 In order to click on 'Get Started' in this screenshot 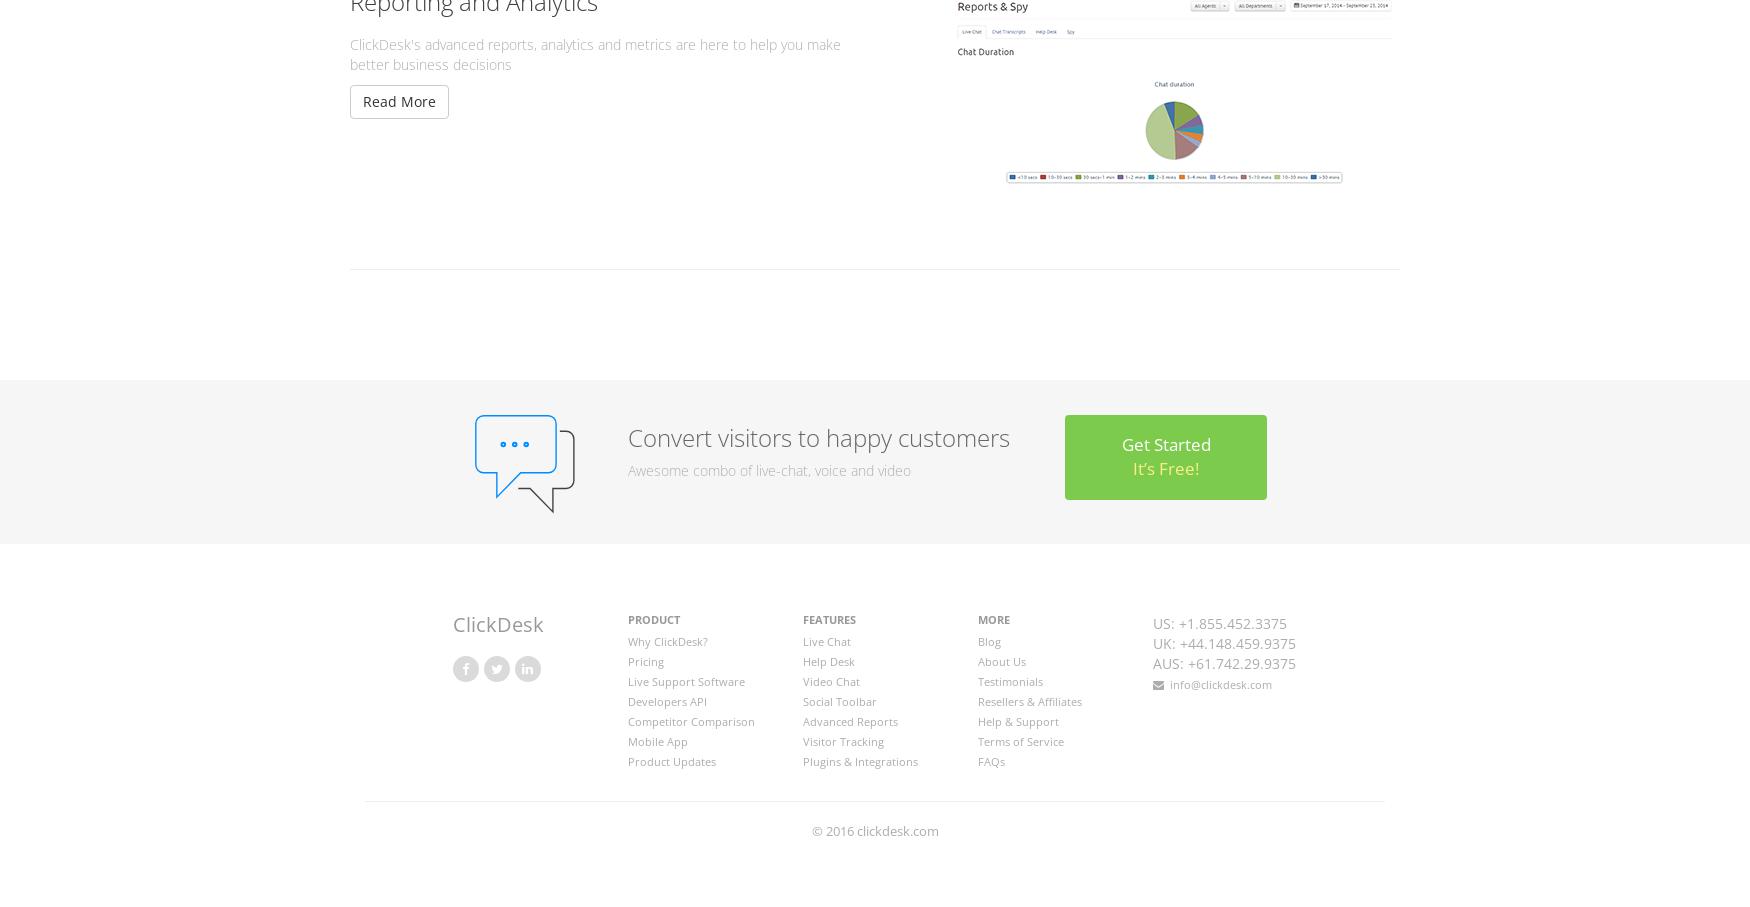, I will do `click(1164, 443)`.